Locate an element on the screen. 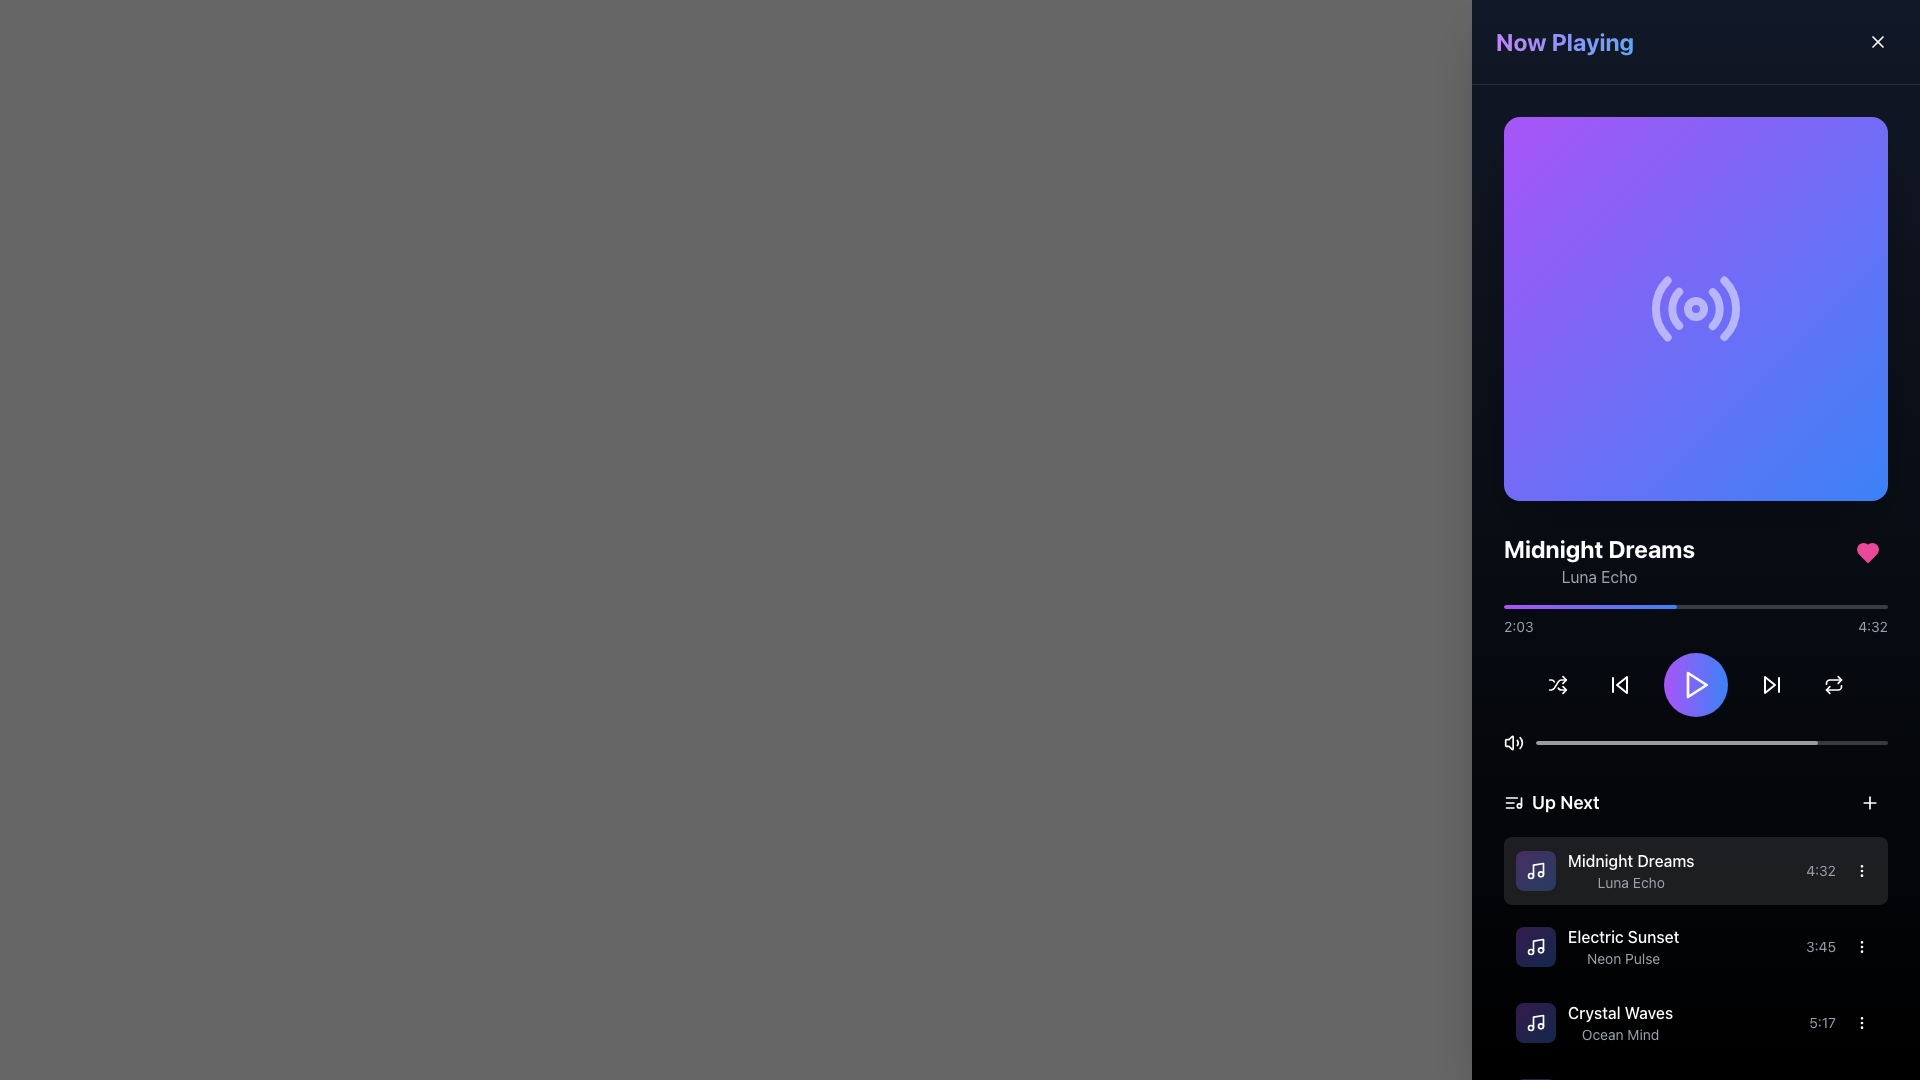 The image size is (1920, 1080). the playback position is located at coordinates (1513, 605).